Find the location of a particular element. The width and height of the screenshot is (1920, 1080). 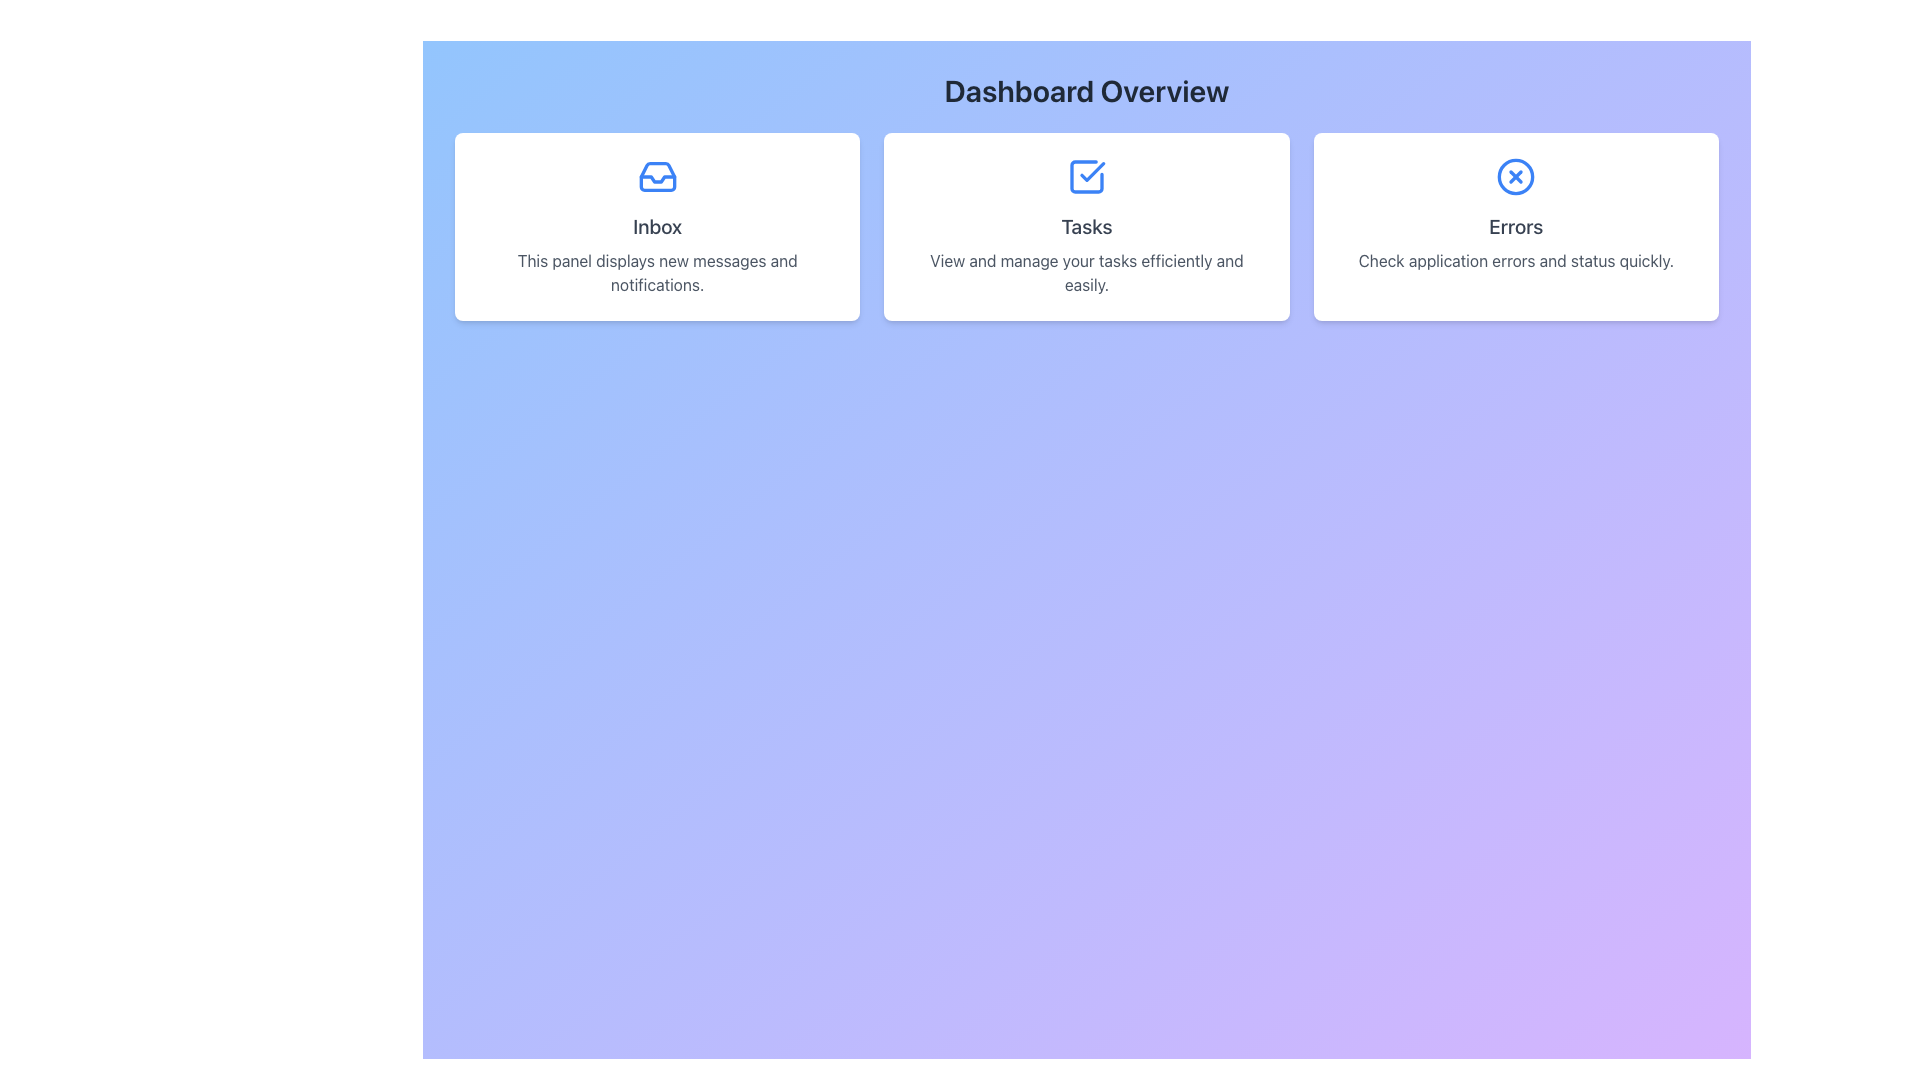

the decorative error icon located at the top of the 'Errors' card, centered horizontally above the title 'Errors' is located at coordinates (1516, 176).